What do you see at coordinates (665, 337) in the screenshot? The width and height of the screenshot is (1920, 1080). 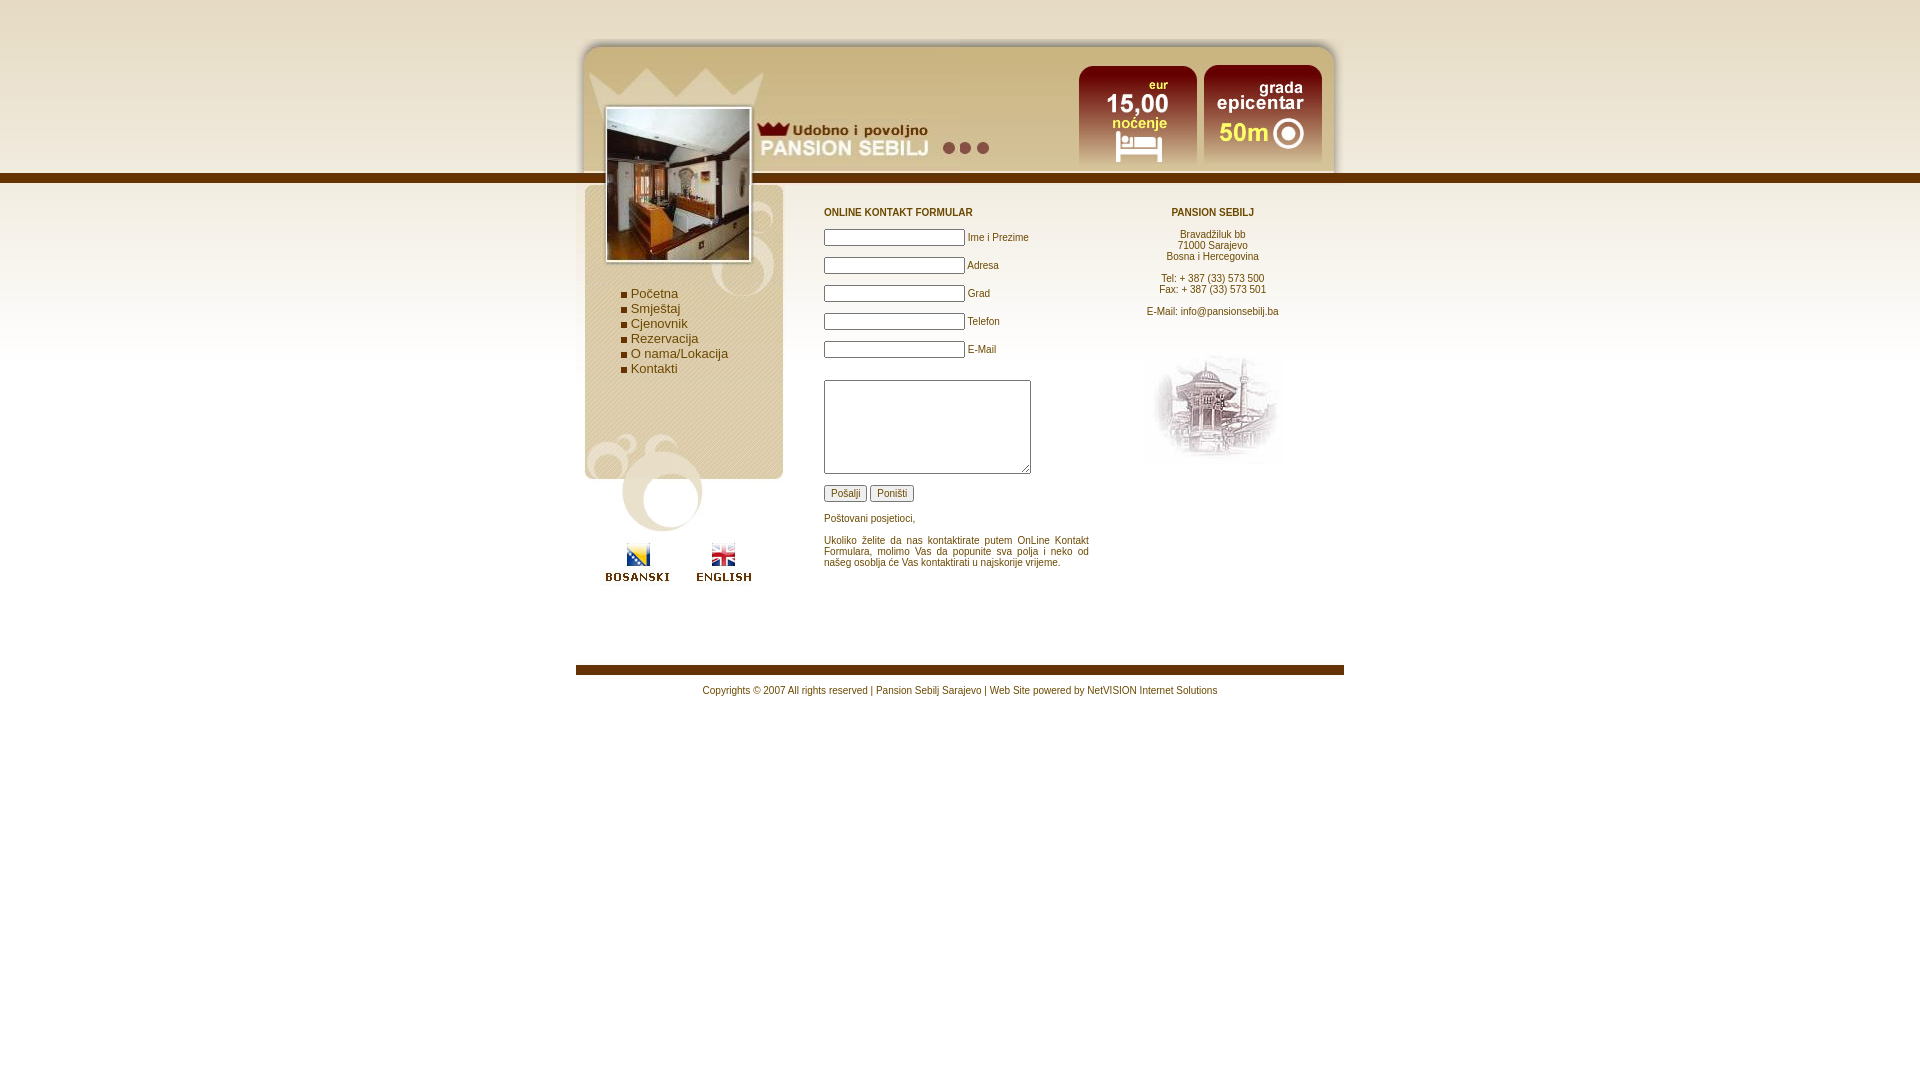 I see `'Rezervacija'` at bounding box center [665, 337].